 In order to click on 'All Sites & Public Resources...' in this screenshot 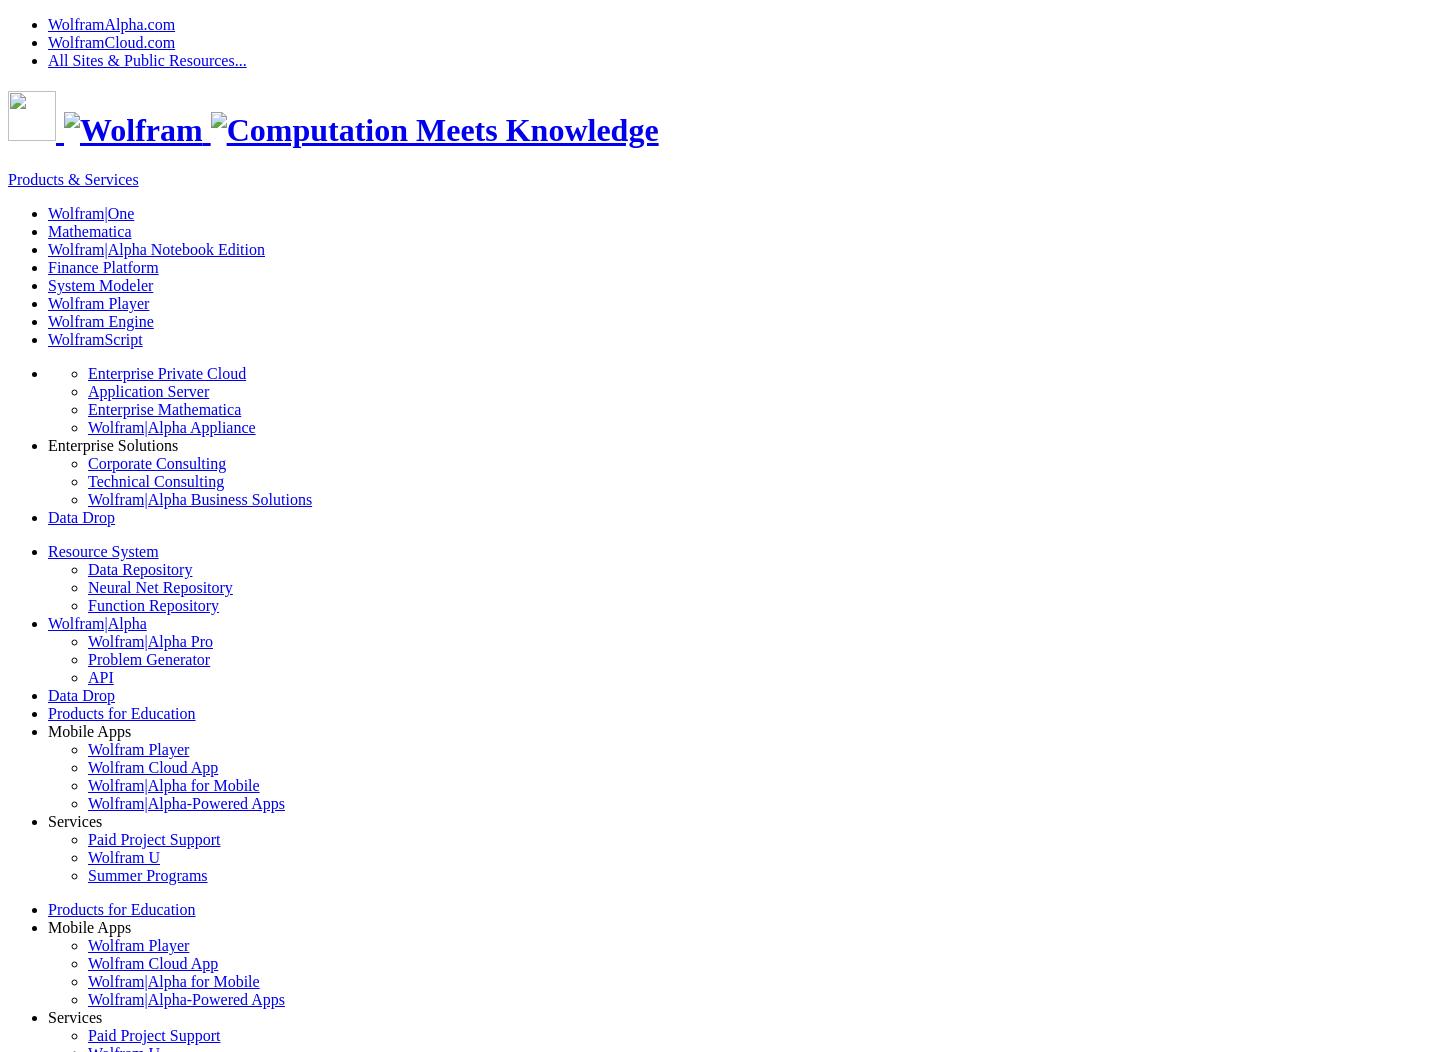, I will do `click(146, 59)`.